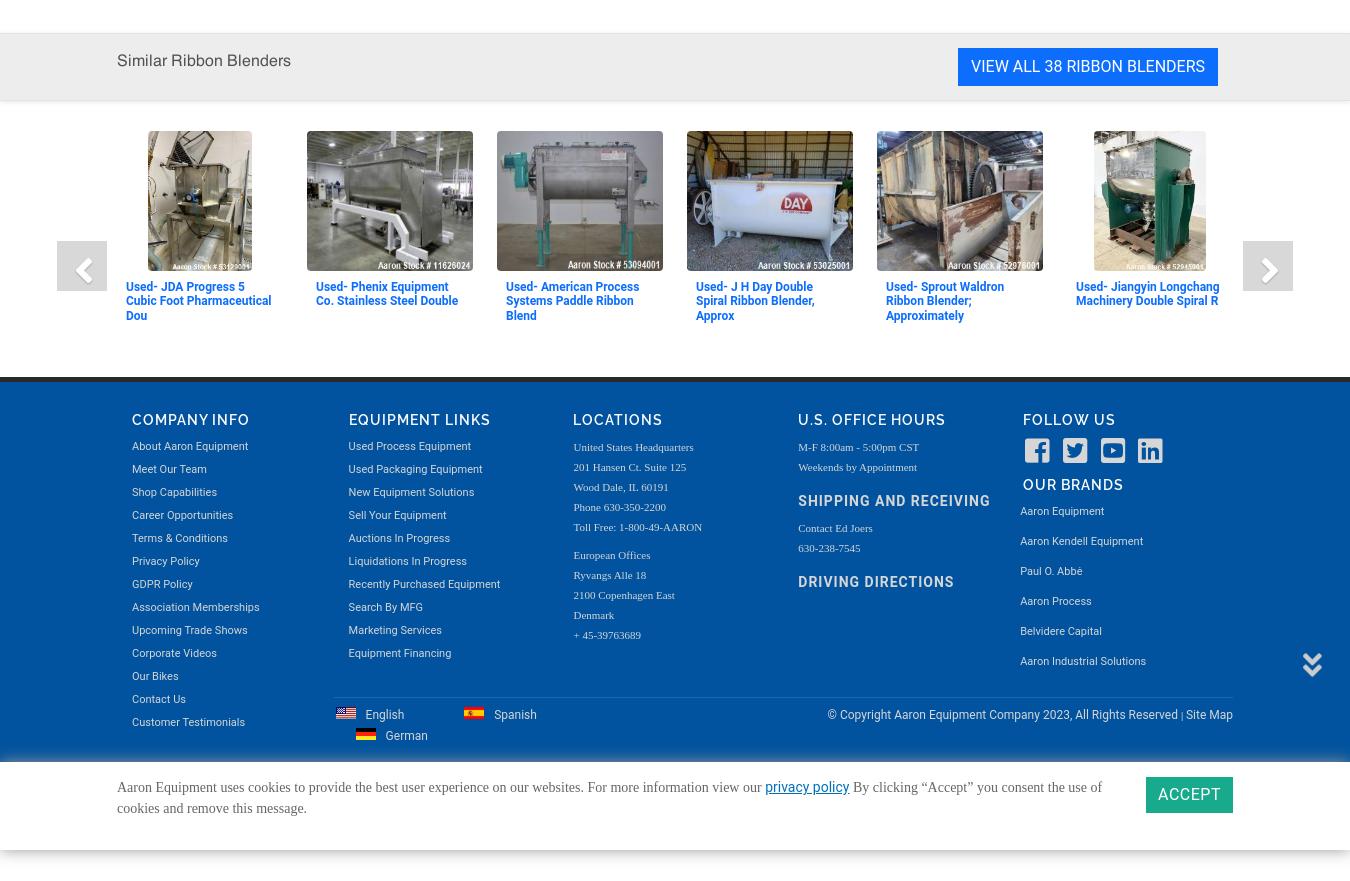 The height and width of the screenshot is (881, 1350). What do you see at coordinates (154, 63) in the screenshot?
I see `'Our Bikes'` at bounding box center [154, 63].